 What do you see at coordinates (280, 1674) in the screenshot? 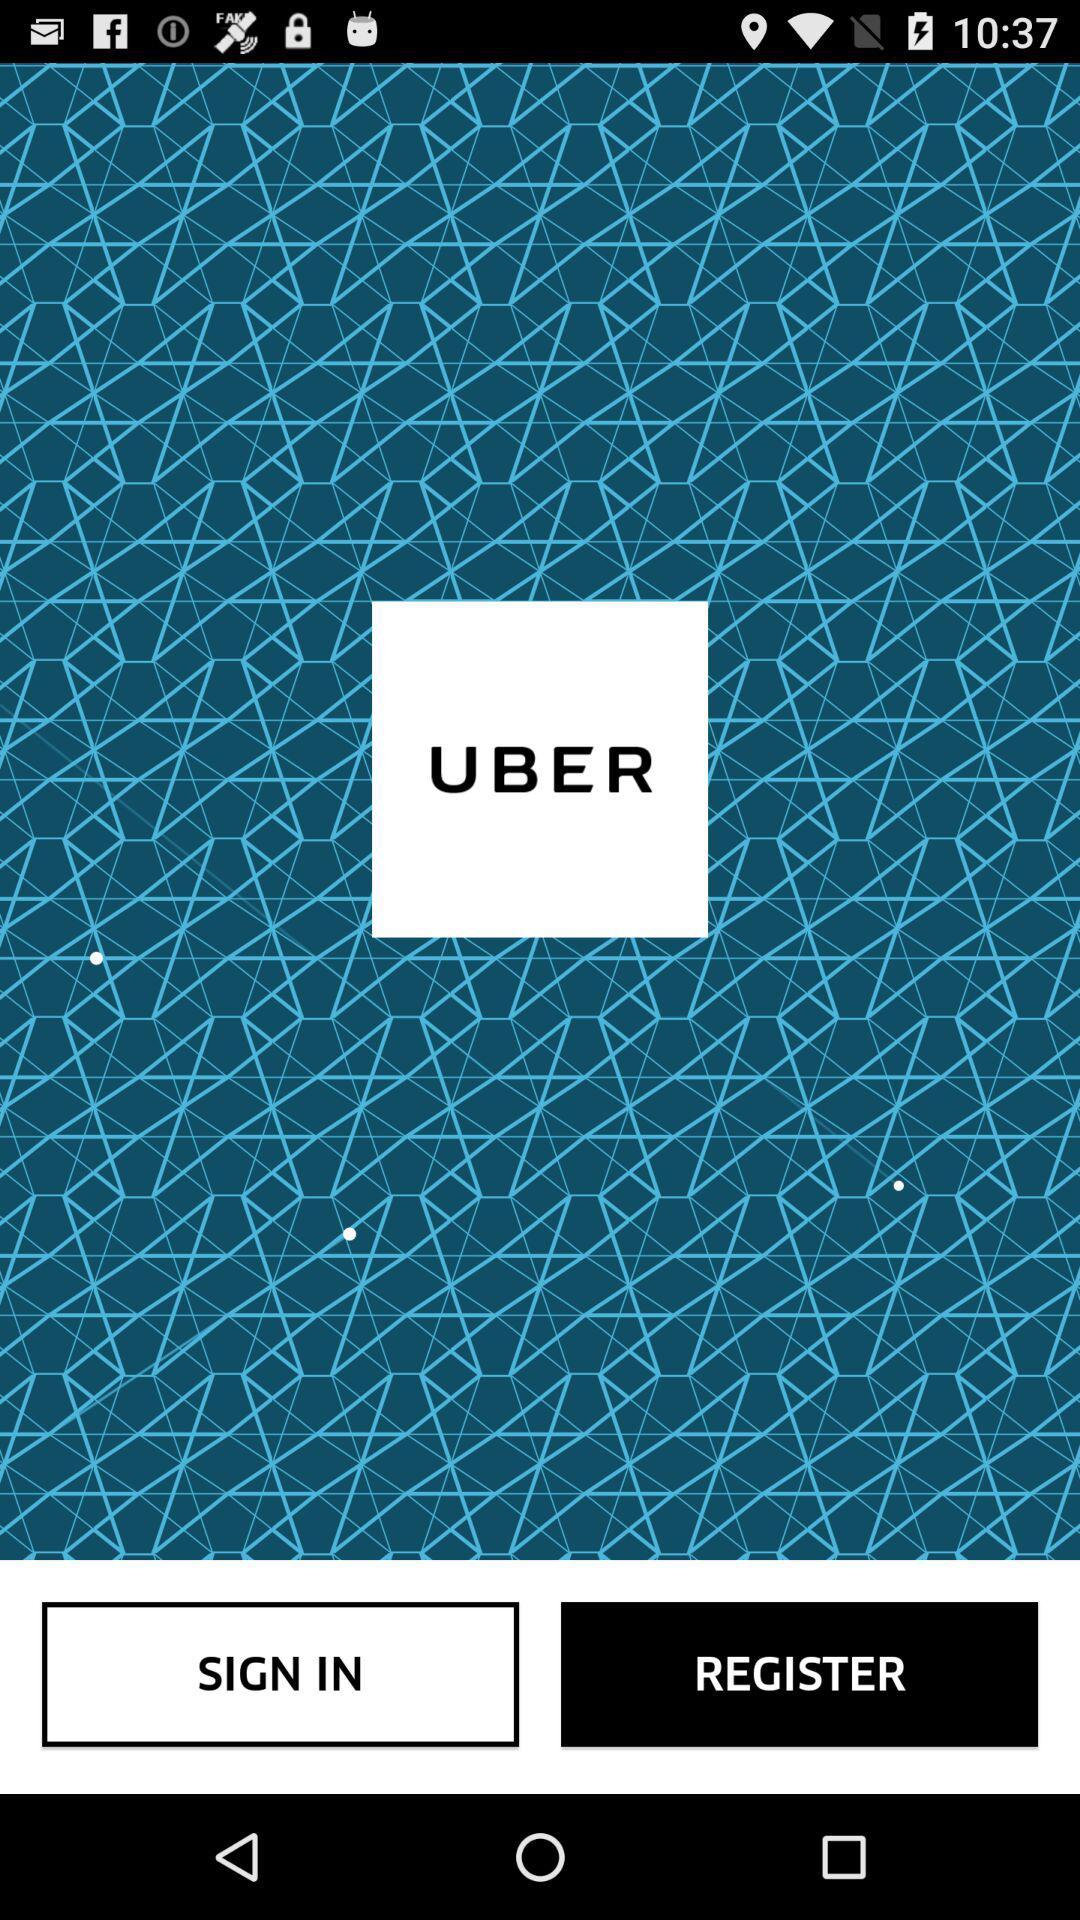
I see `the item to the left of the register icon` at bounding box center [280, 1674].